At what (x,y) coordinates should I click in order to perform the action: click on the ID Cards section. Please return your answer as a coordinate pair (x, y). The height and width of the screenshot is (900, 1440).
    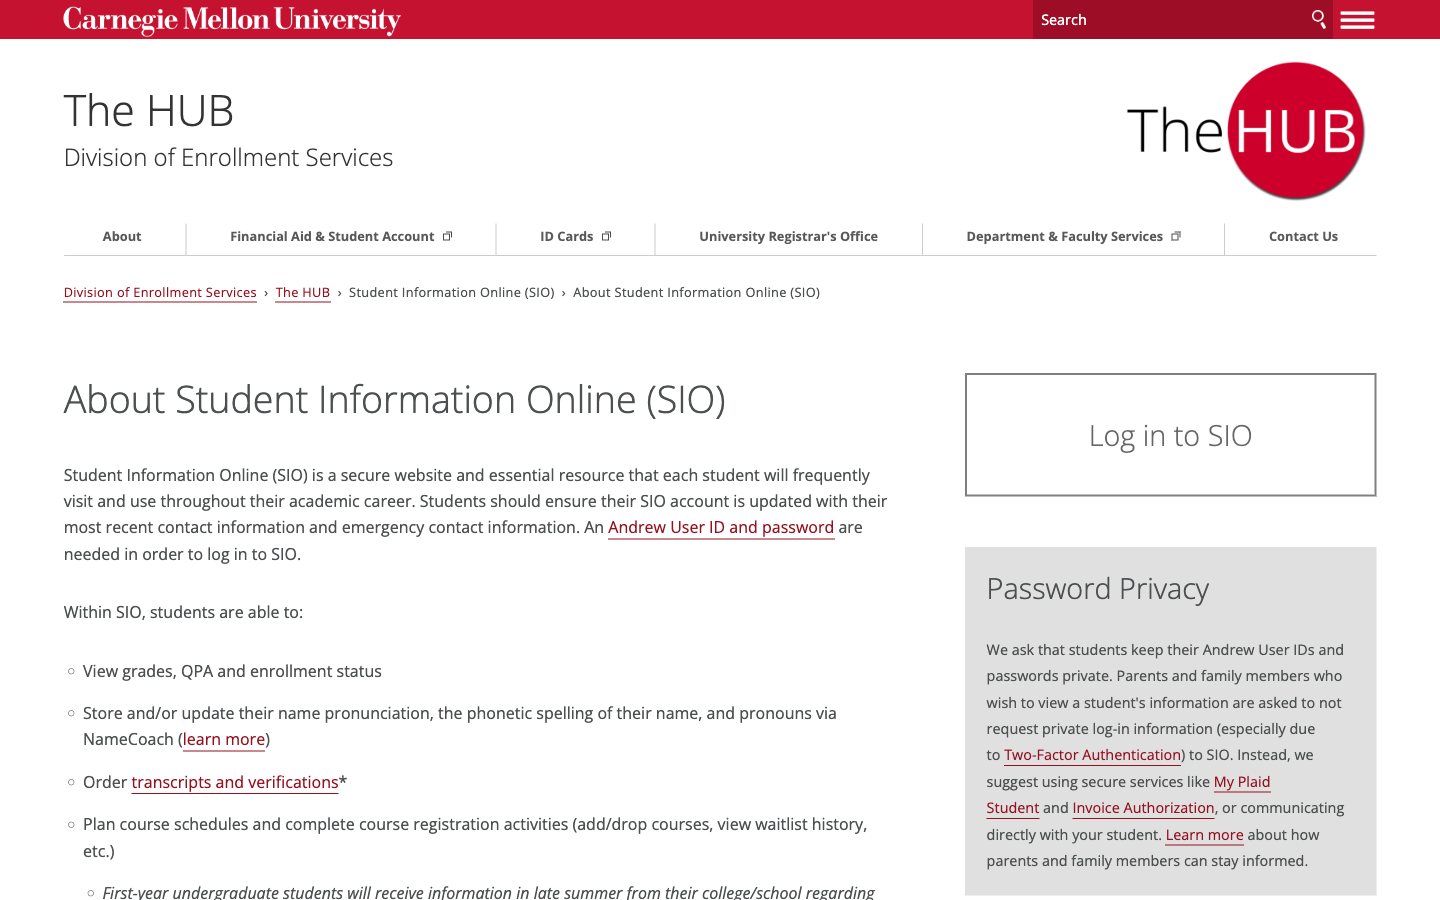
    Looking at the image, I should click on (584, 235).